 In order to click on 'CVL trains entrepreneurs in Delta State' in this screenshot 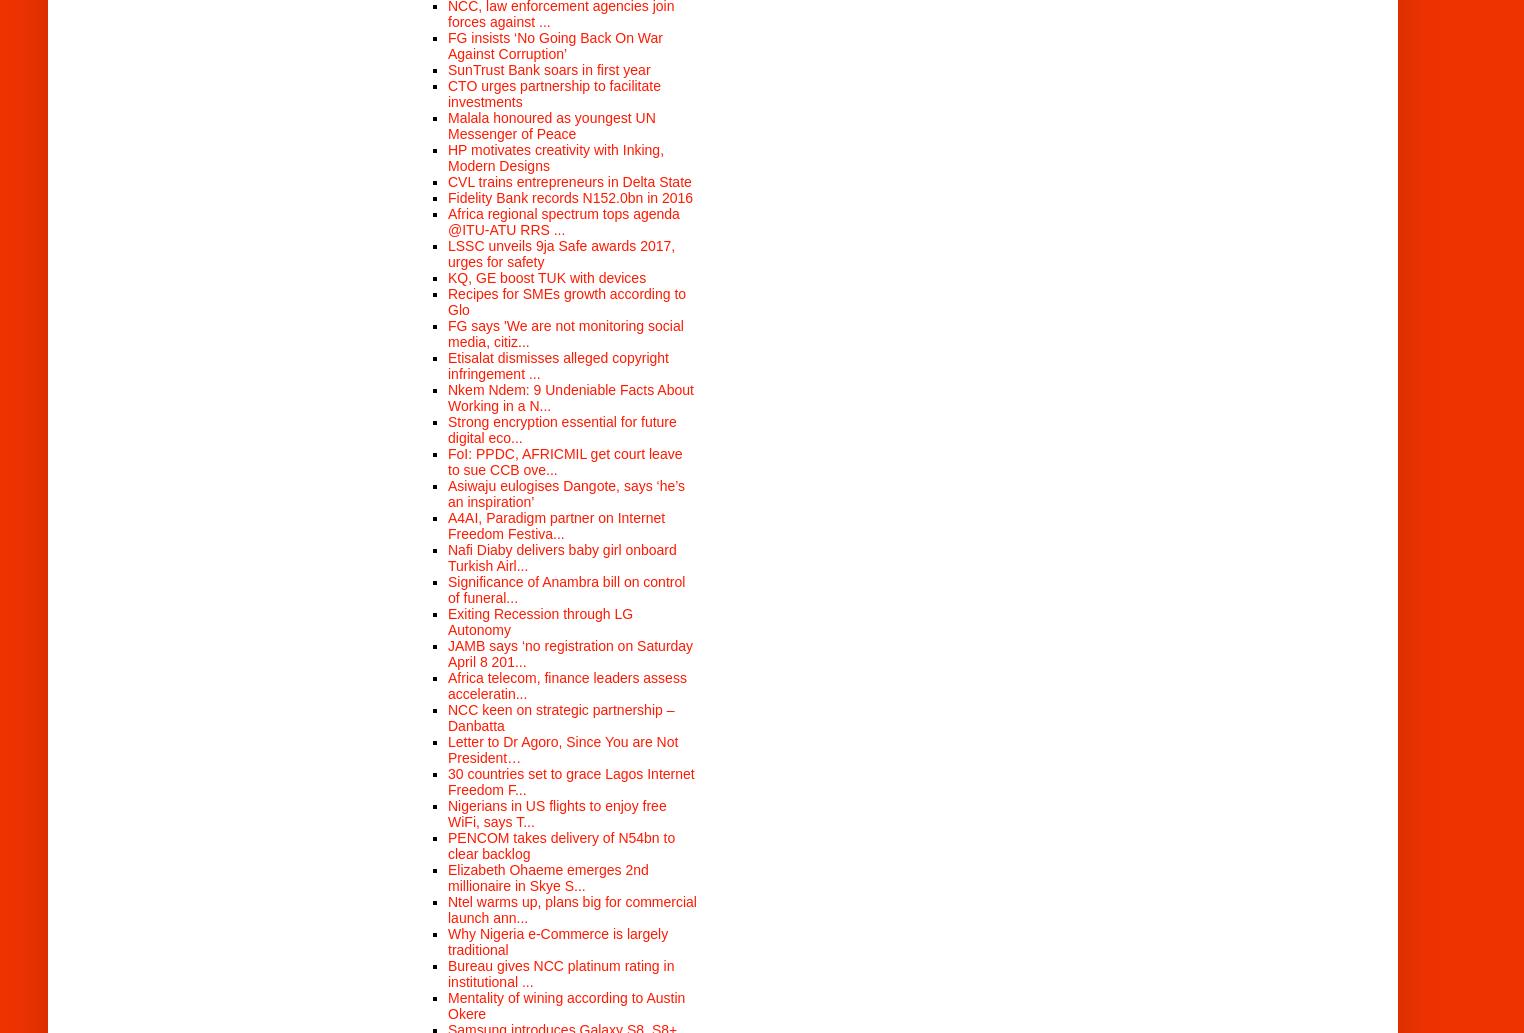, I will do `click(448, 179)`.